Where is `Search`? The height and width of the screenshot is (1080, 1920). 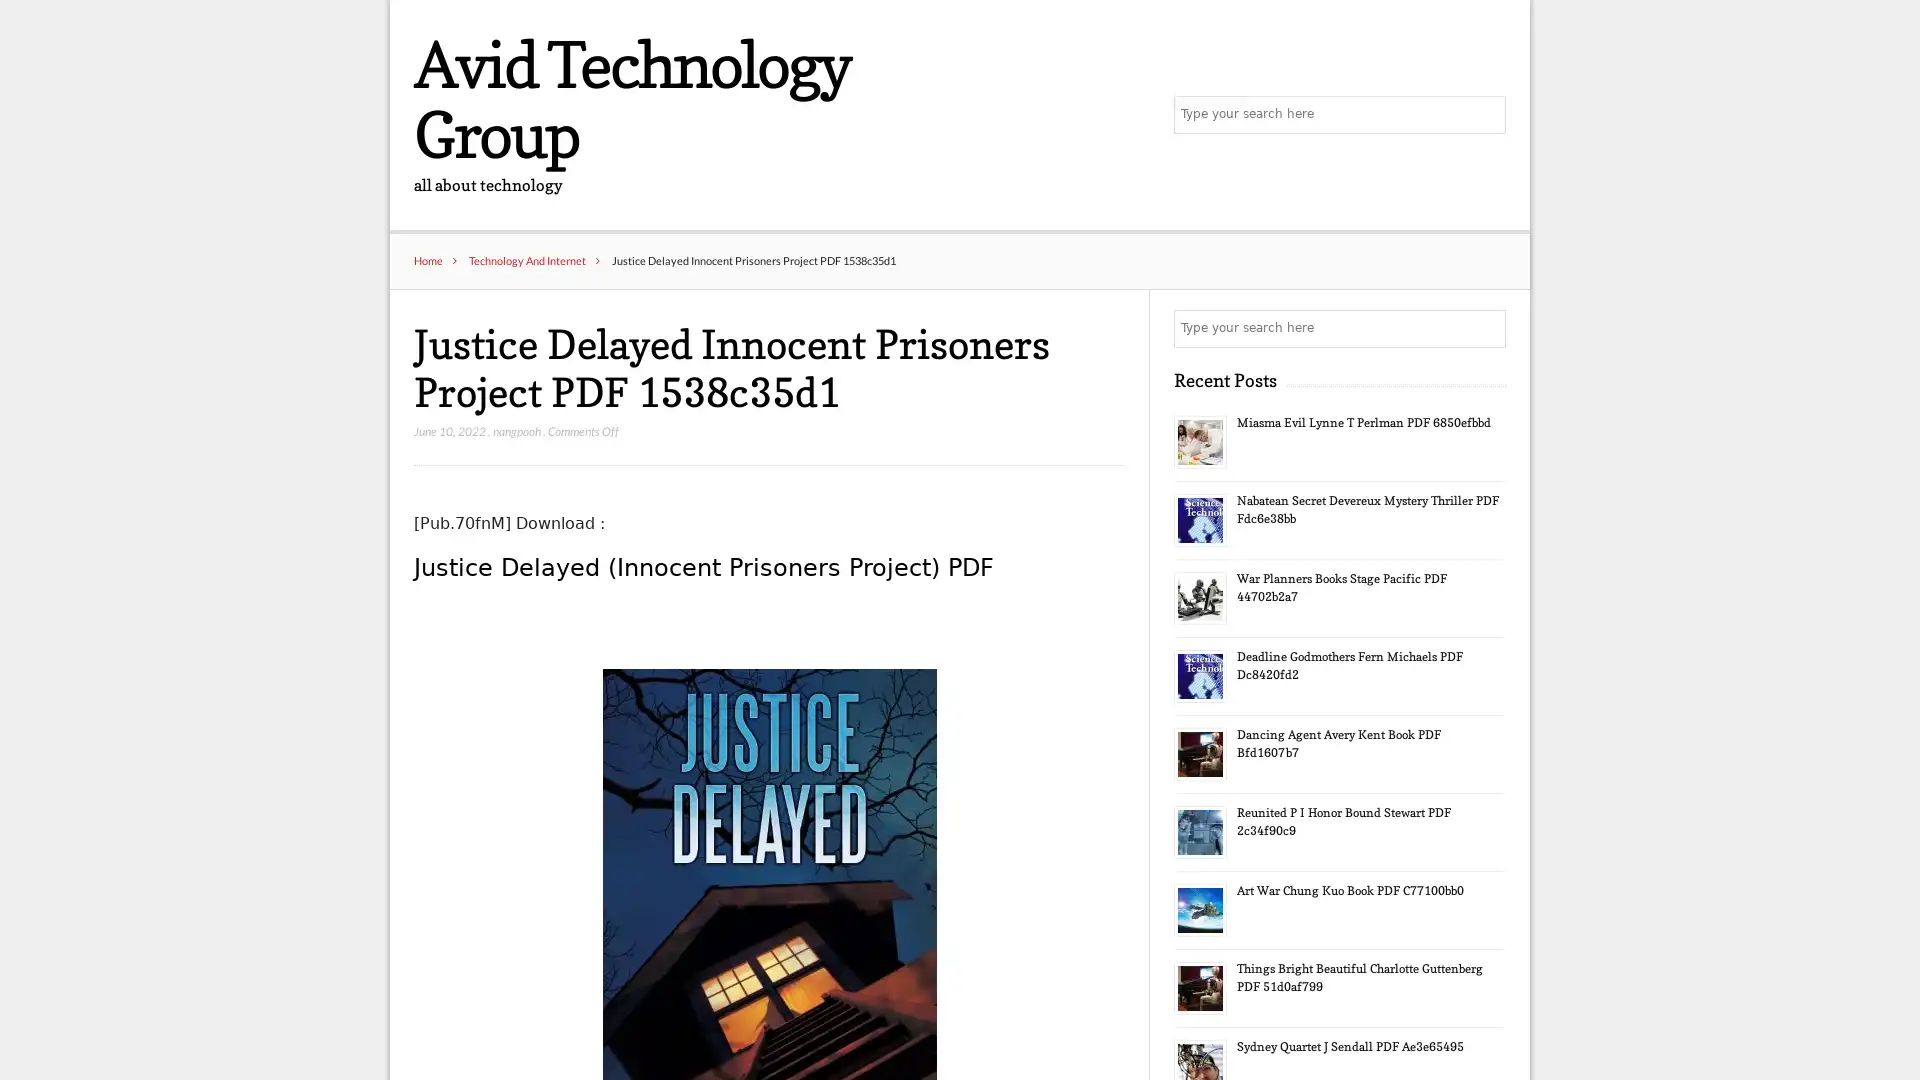 Search is located at coordinates (1485, 329).